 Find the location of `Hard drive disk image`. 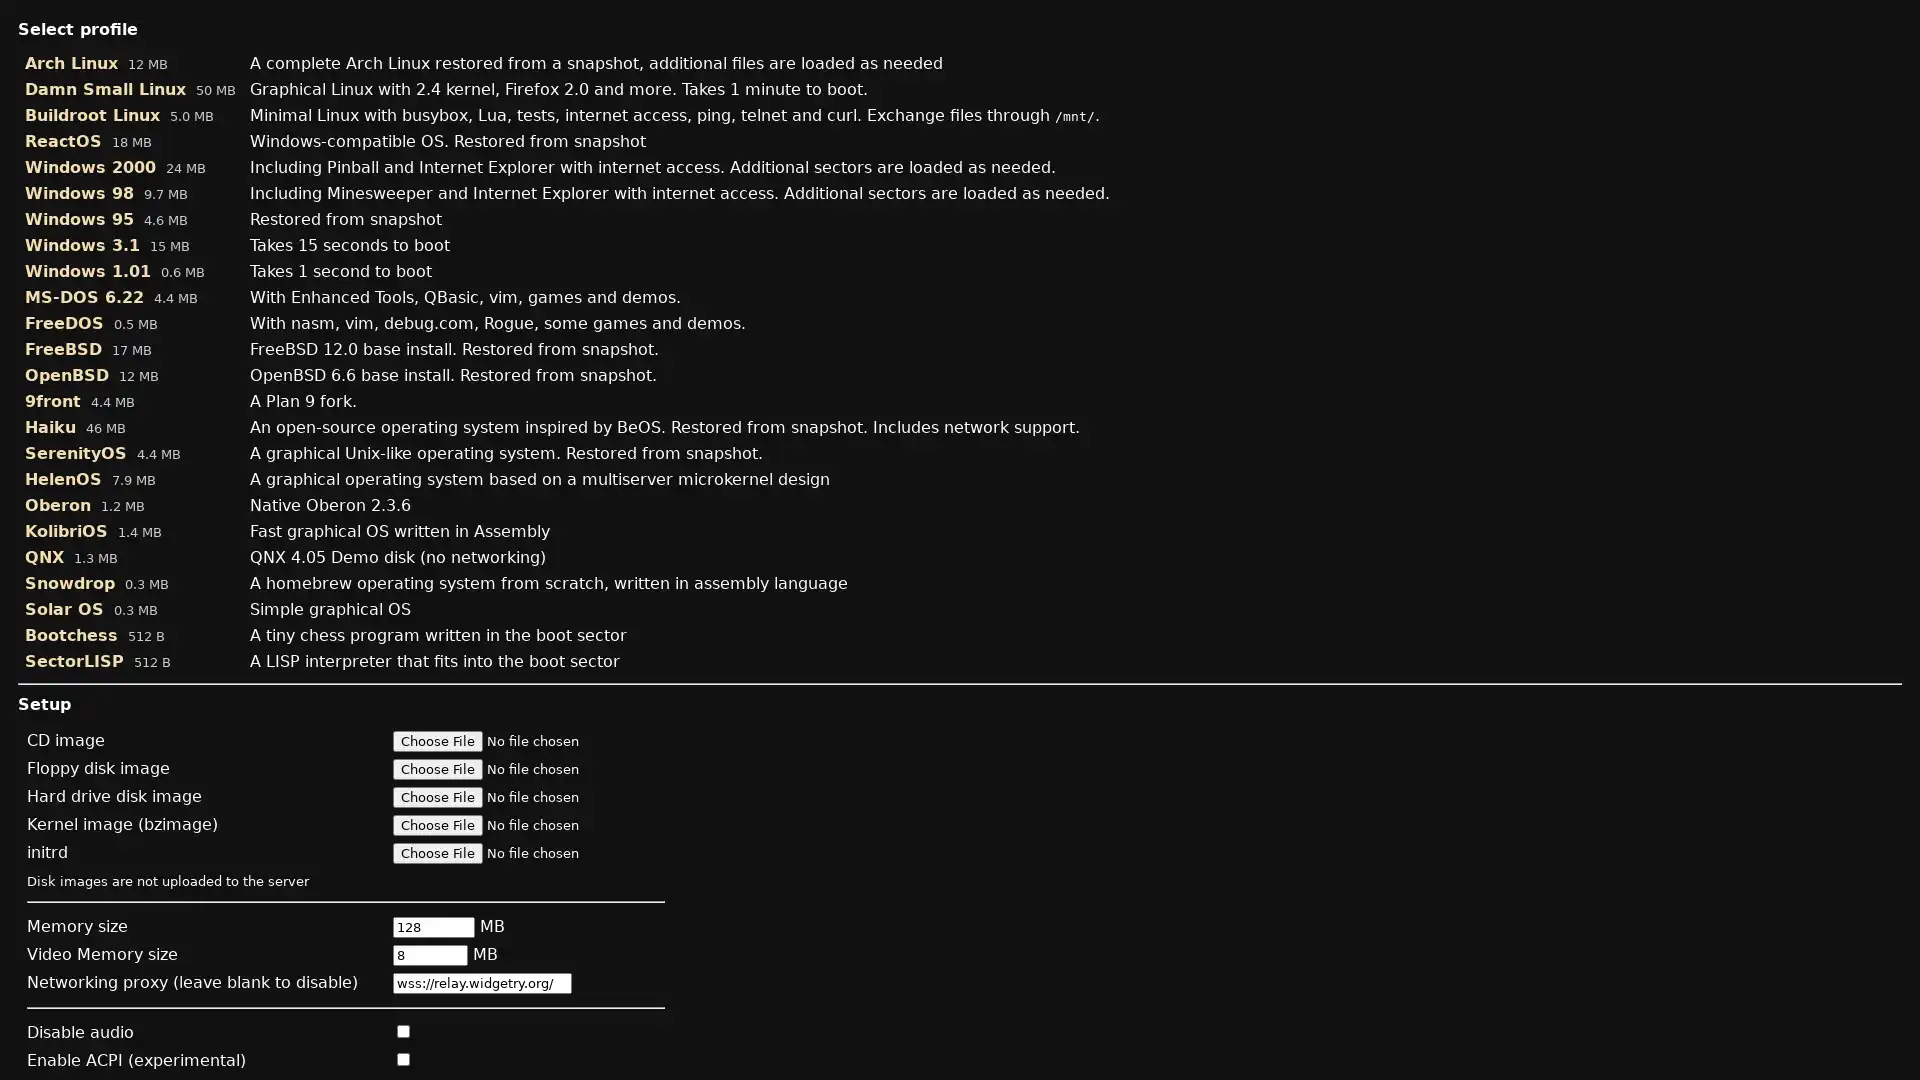

Hard drive disk image is located at coordinates (528, 796).